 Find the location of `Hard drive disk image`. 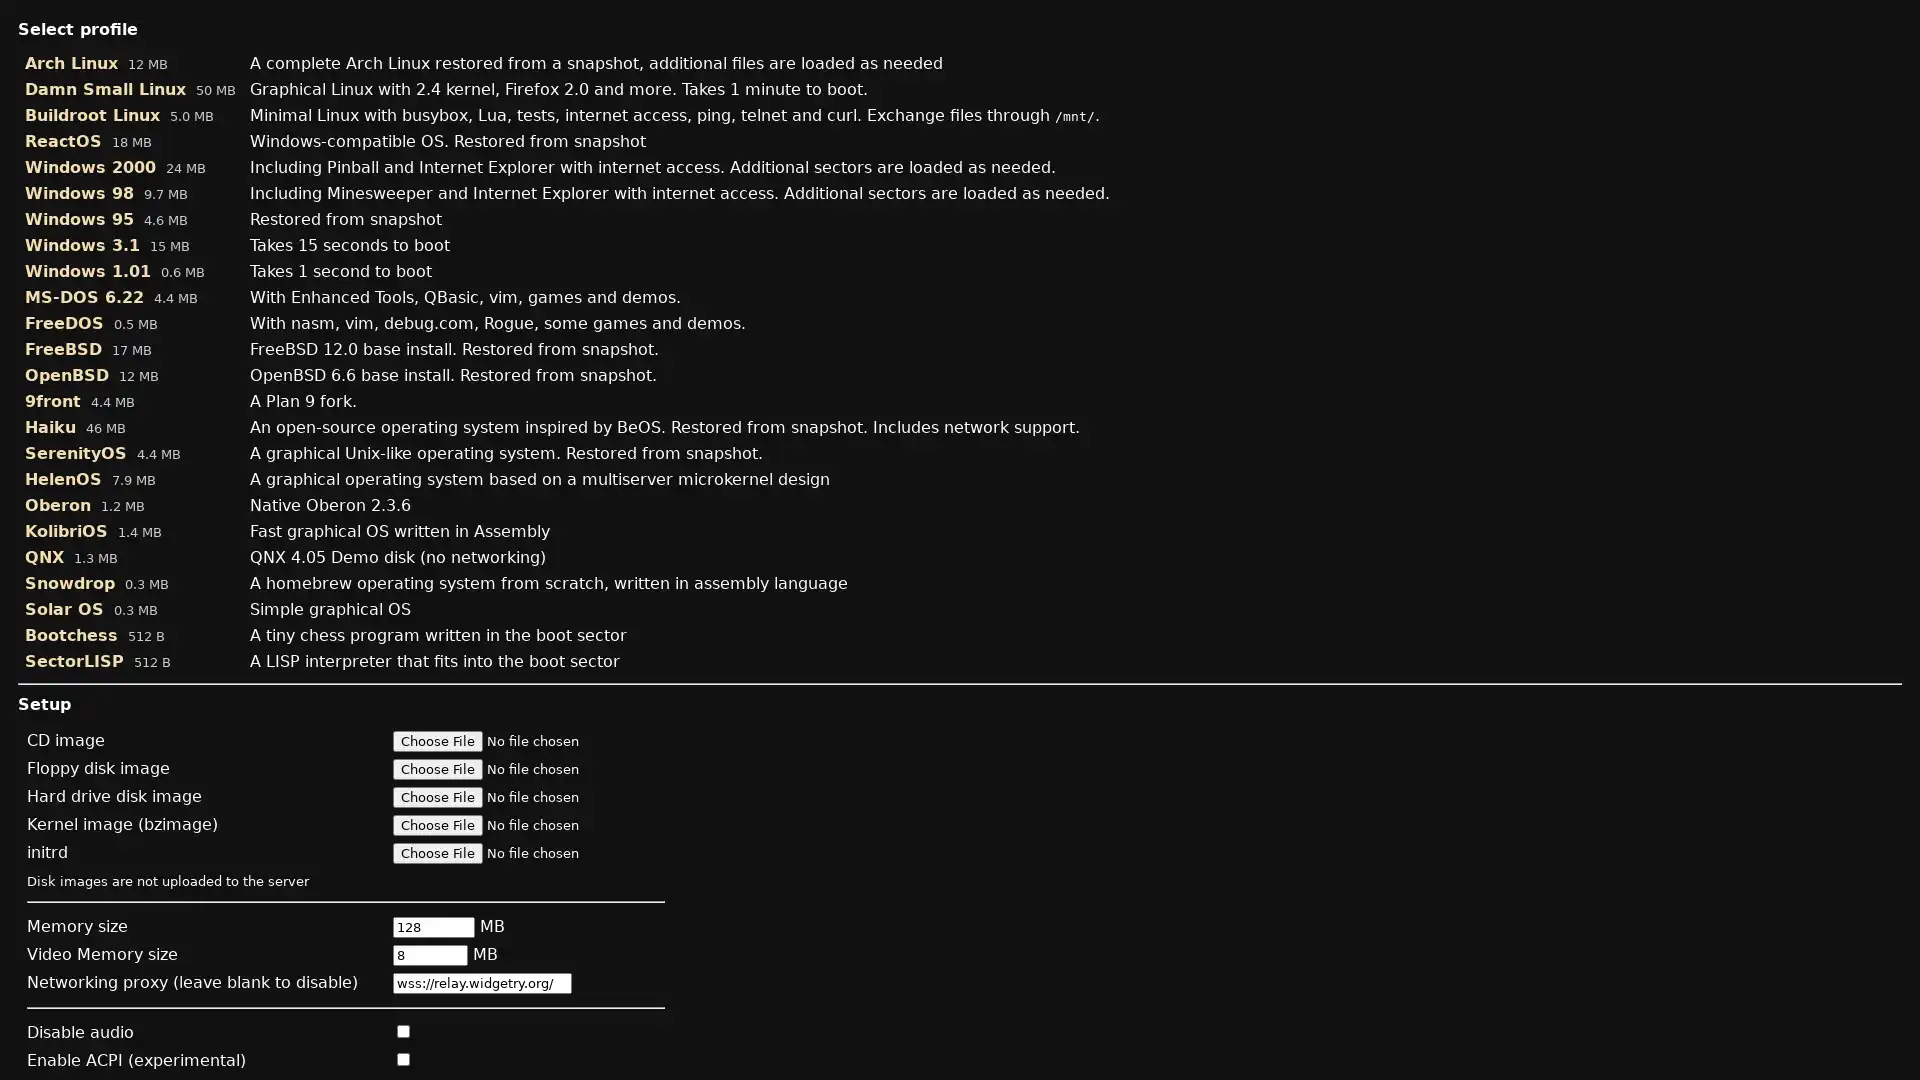

Hard drive disk image is located at coordinates (528, 796).